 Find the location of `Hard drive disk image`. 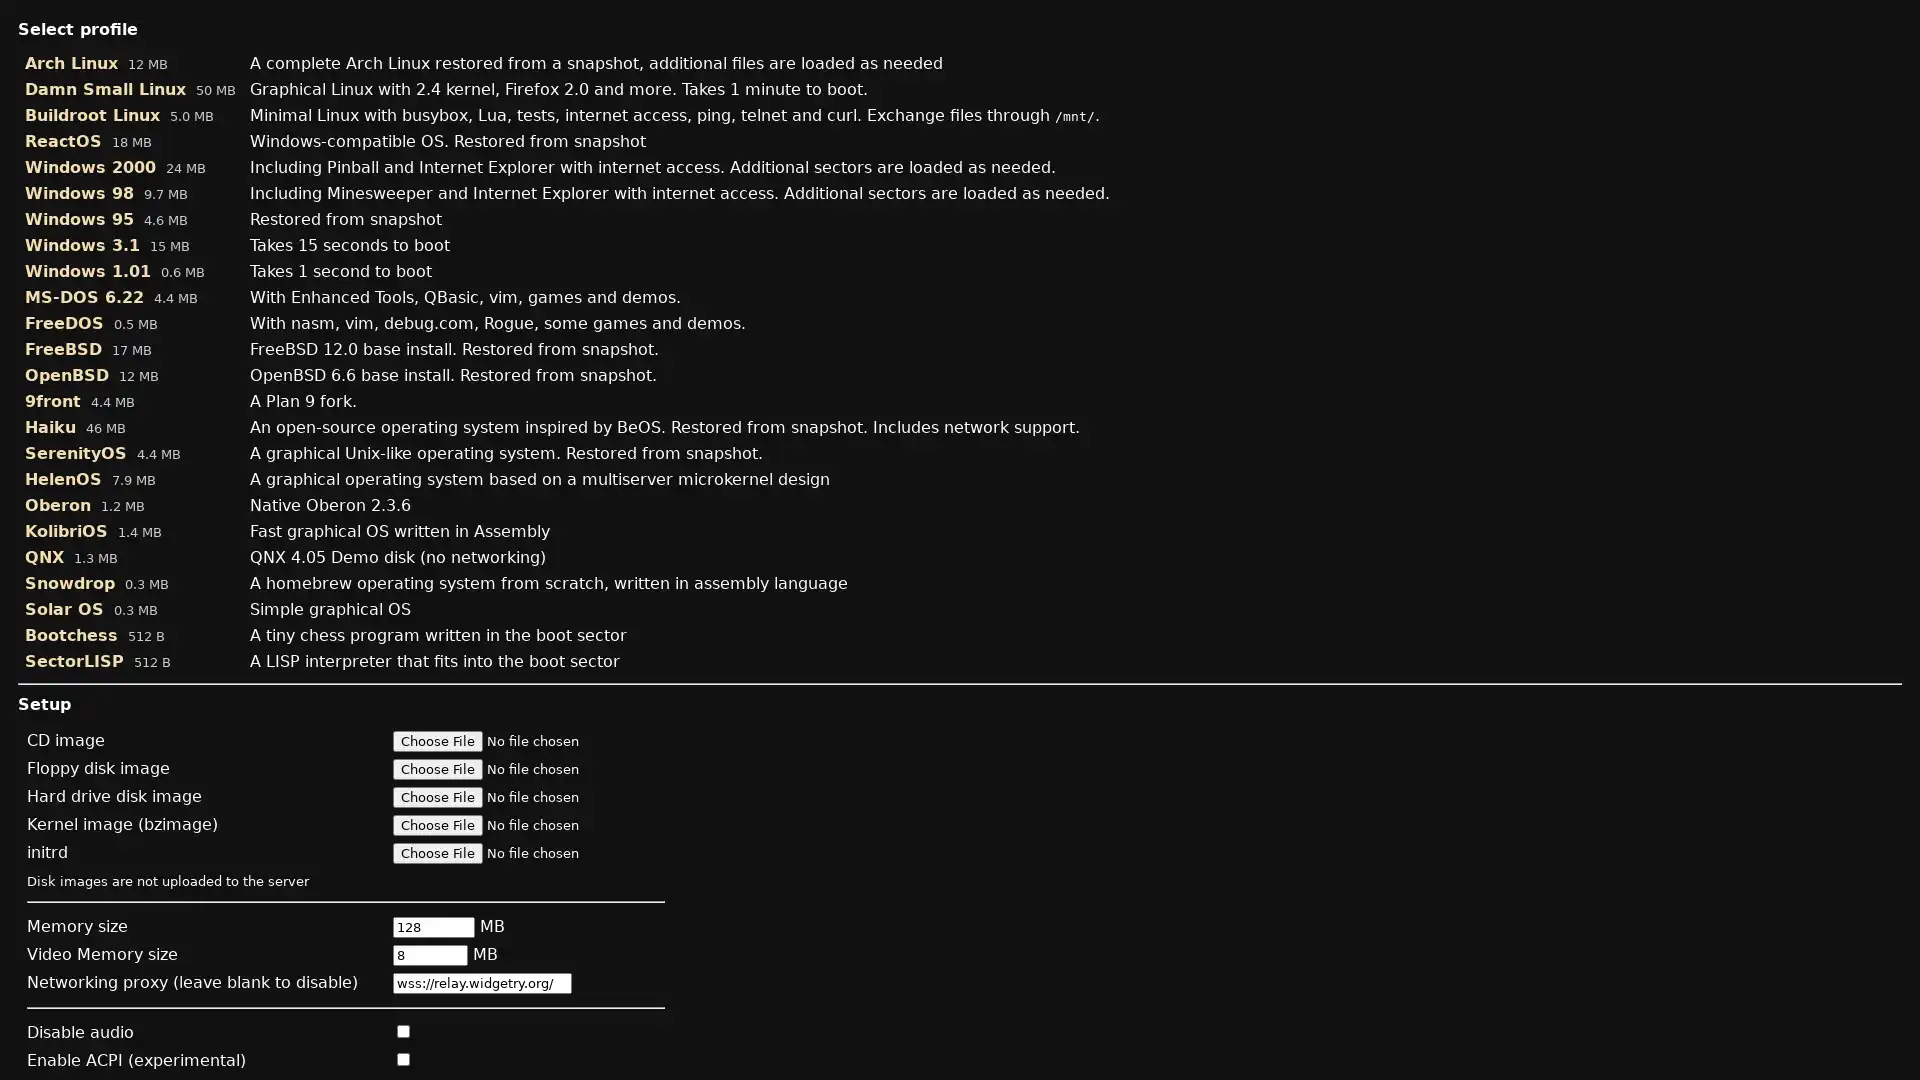

Hard drive disk image is located at coordinates (528, 796).